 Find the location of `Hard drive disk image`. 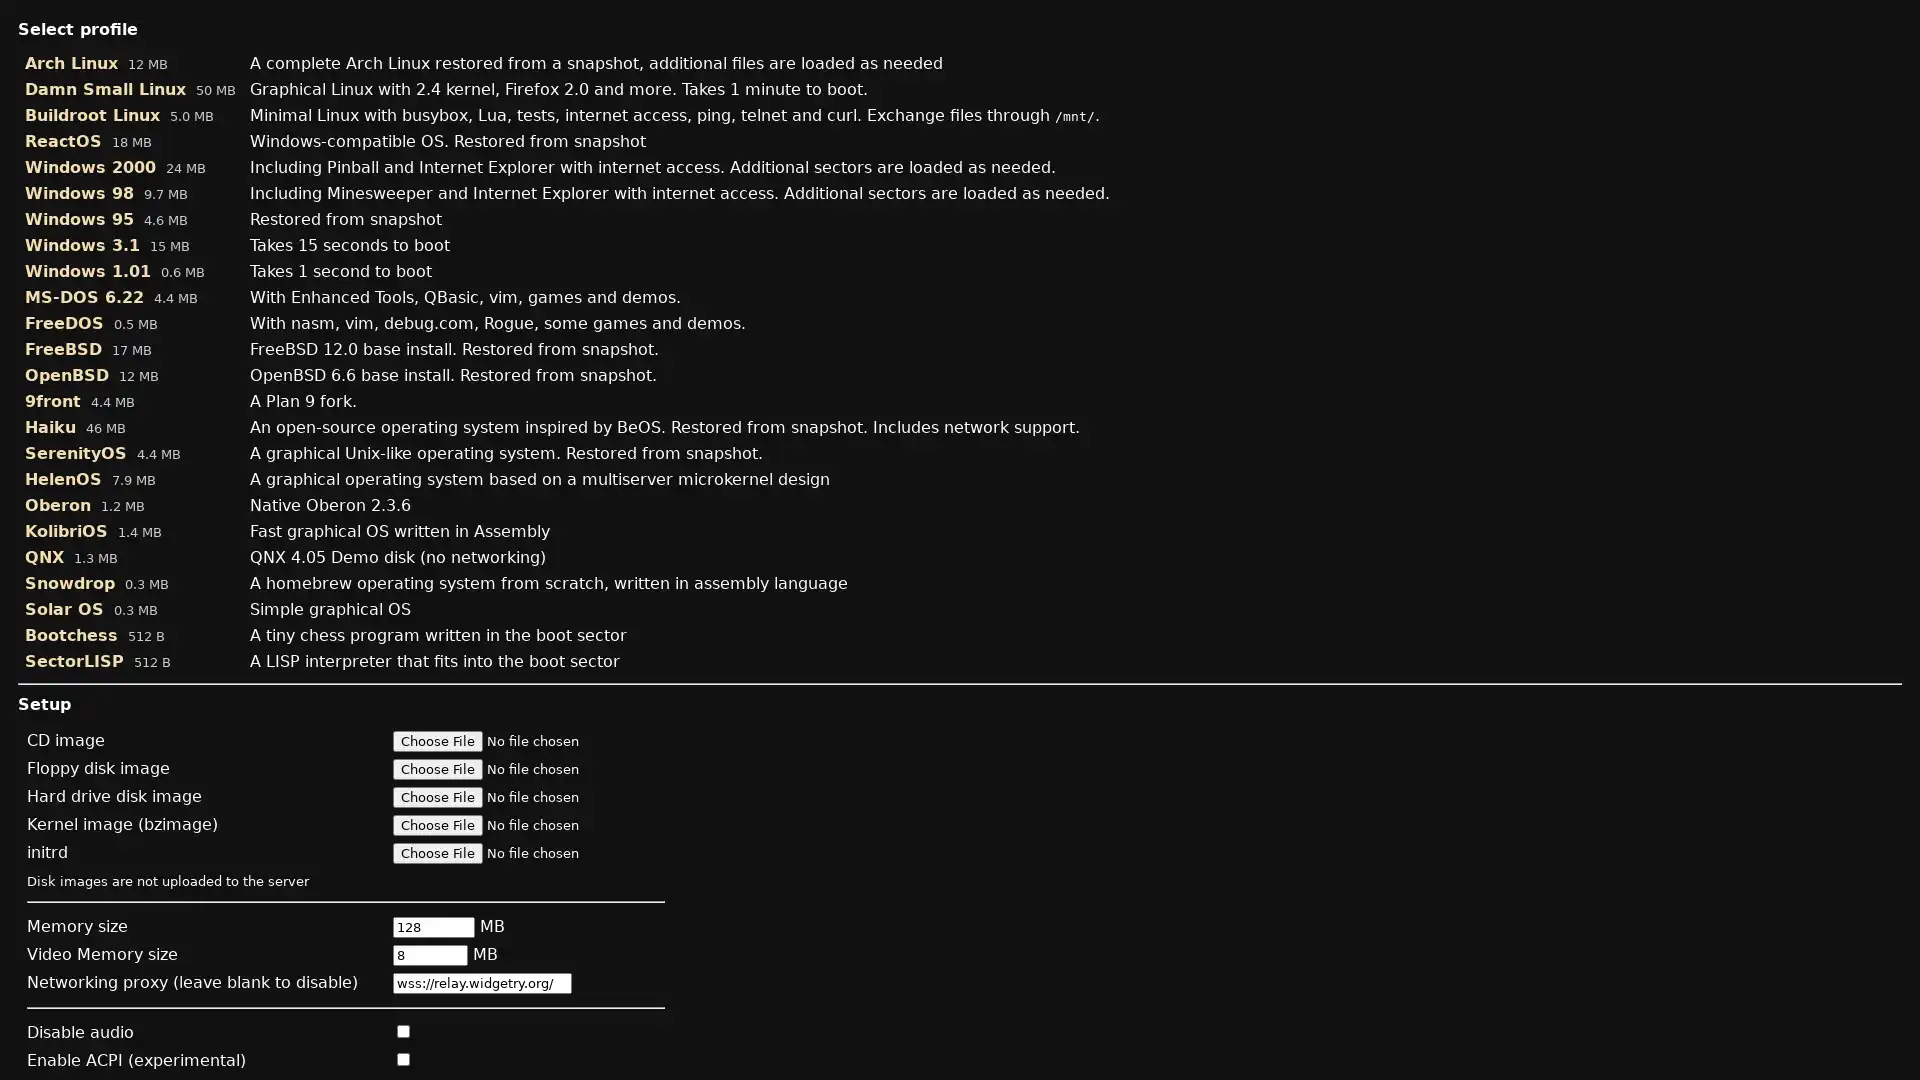

Hard drive disk image is located at coordinates (528, 796).